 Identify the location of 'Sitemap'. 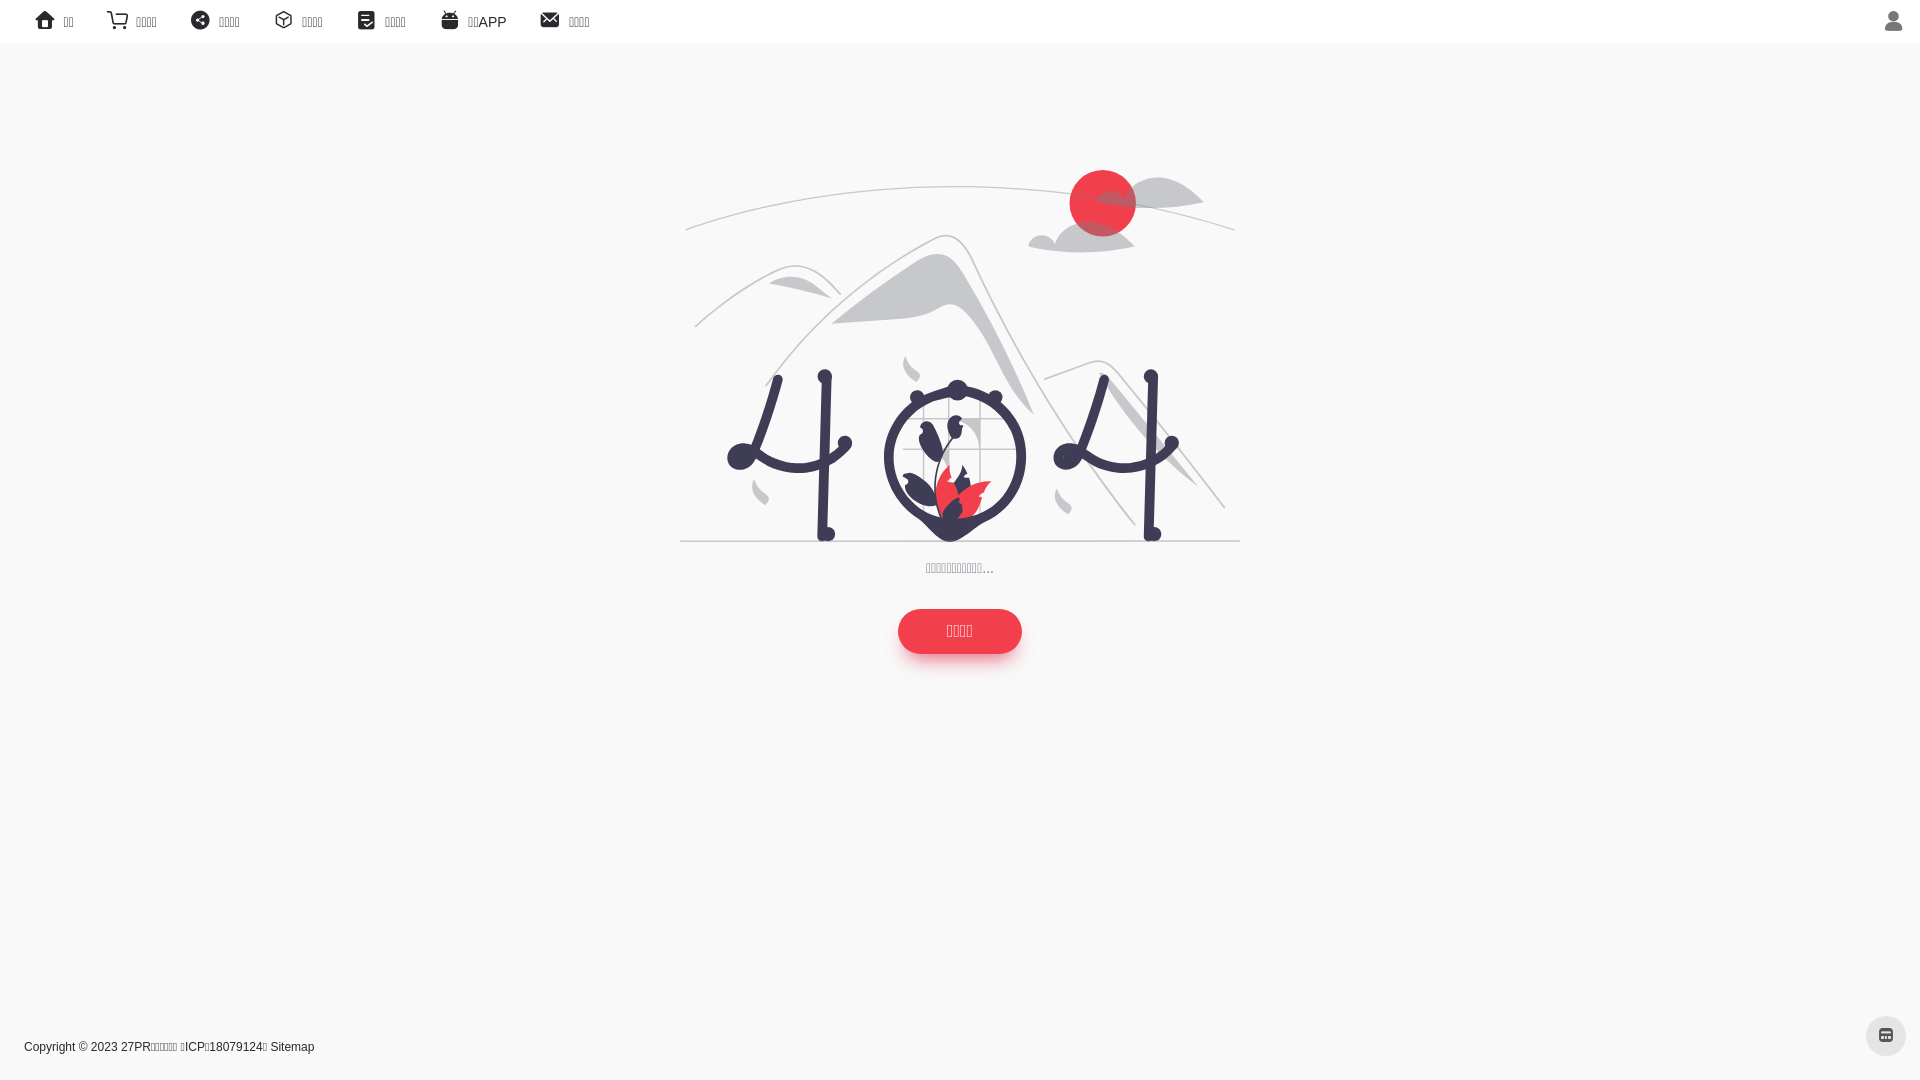
(291, 1045).